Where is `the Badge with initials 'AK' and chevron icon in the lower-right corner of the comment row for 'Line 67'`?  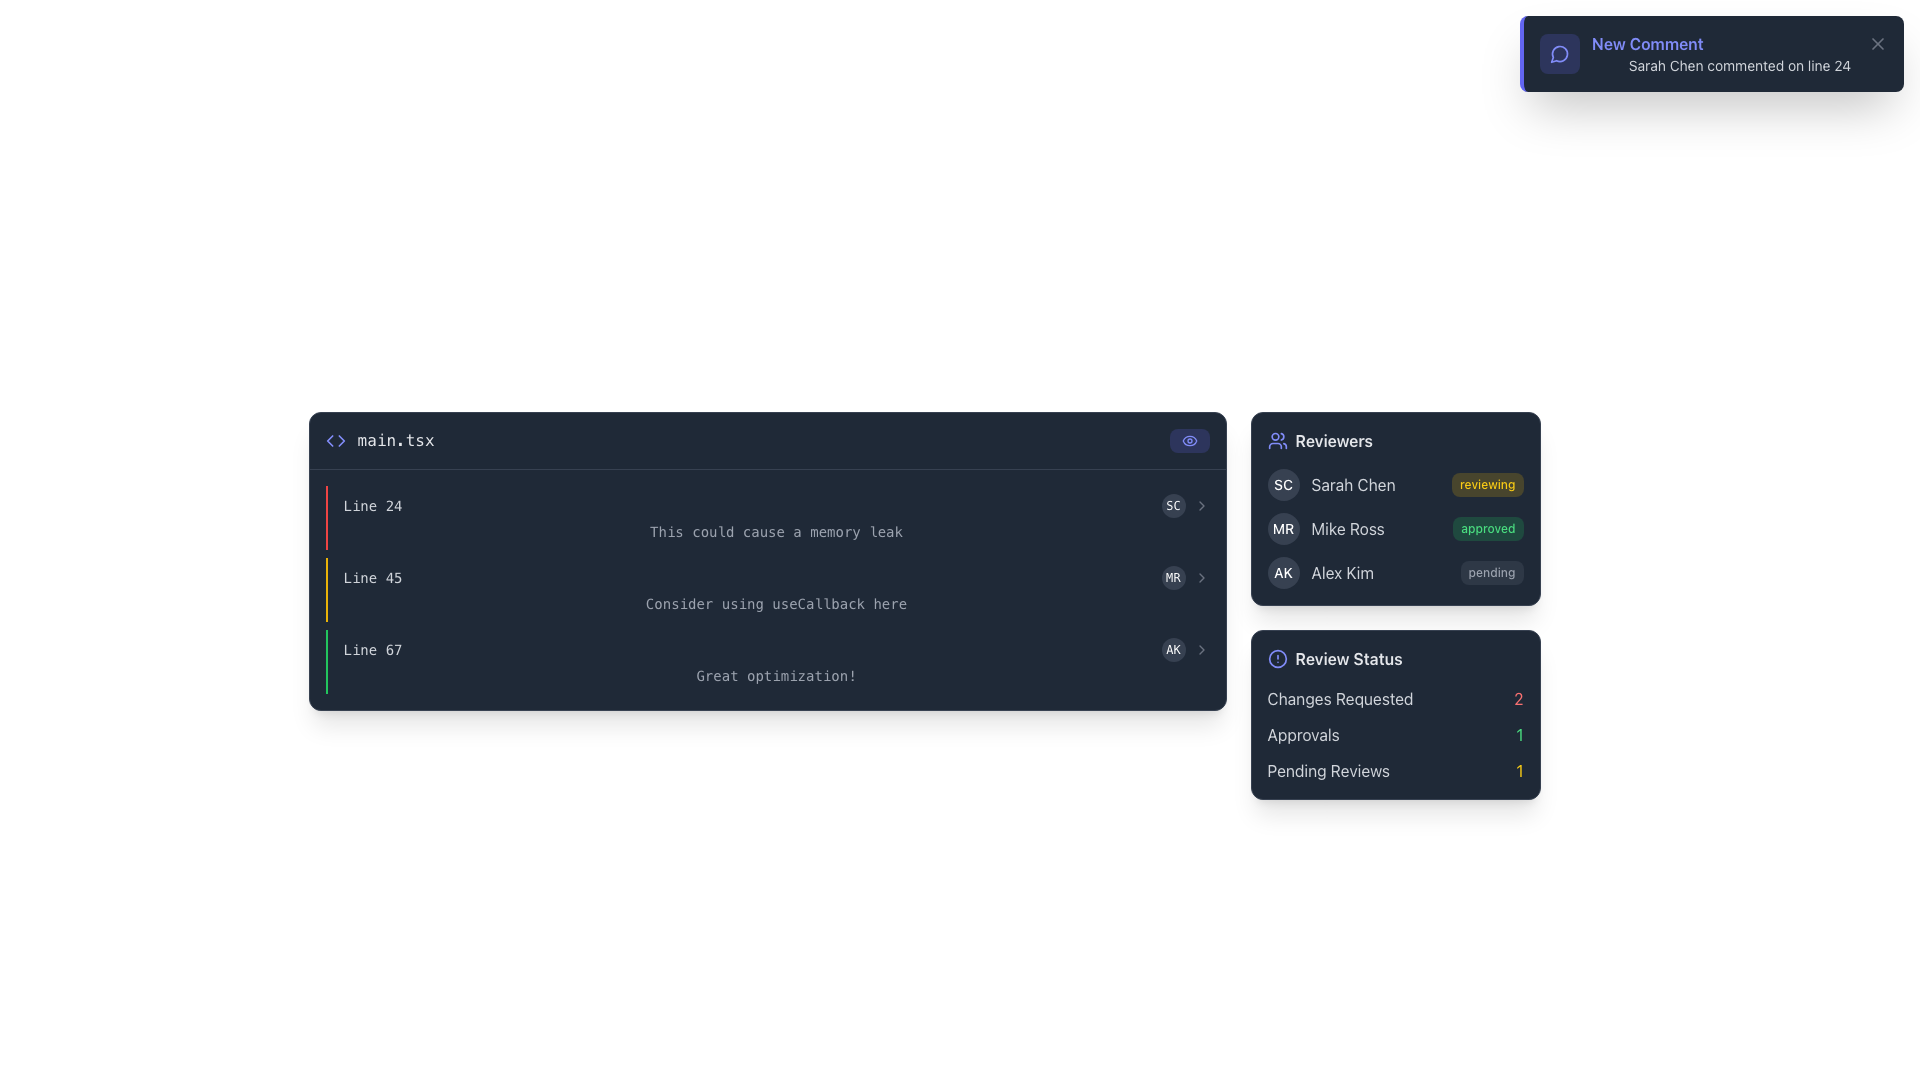 the Badge with initials 'AK' and chevron icon in the lower-right corner of the comment row for 'Line 67' is located at coordinates (1185, 650).